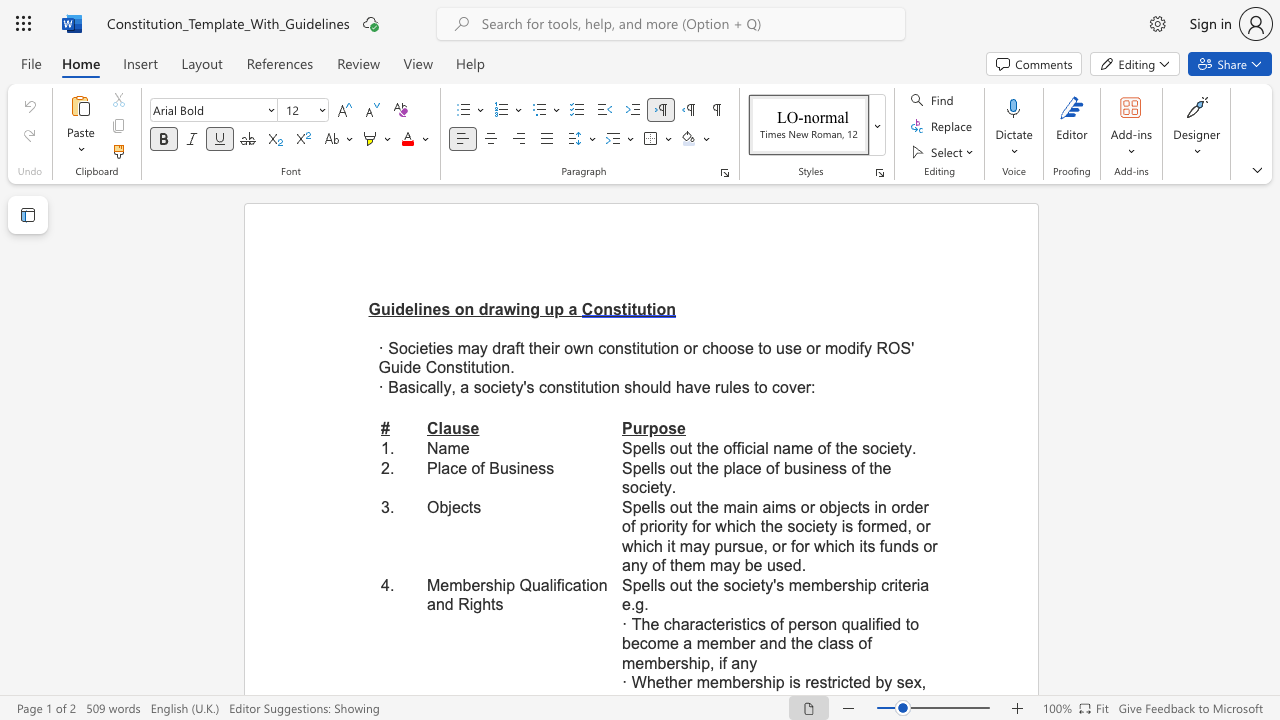  What do you see at coordinates (631, 447) in the screenshot?
I see `the subset text "pells o" within the text "Spells out the official name of the society."` at bounding box center [631, 447].